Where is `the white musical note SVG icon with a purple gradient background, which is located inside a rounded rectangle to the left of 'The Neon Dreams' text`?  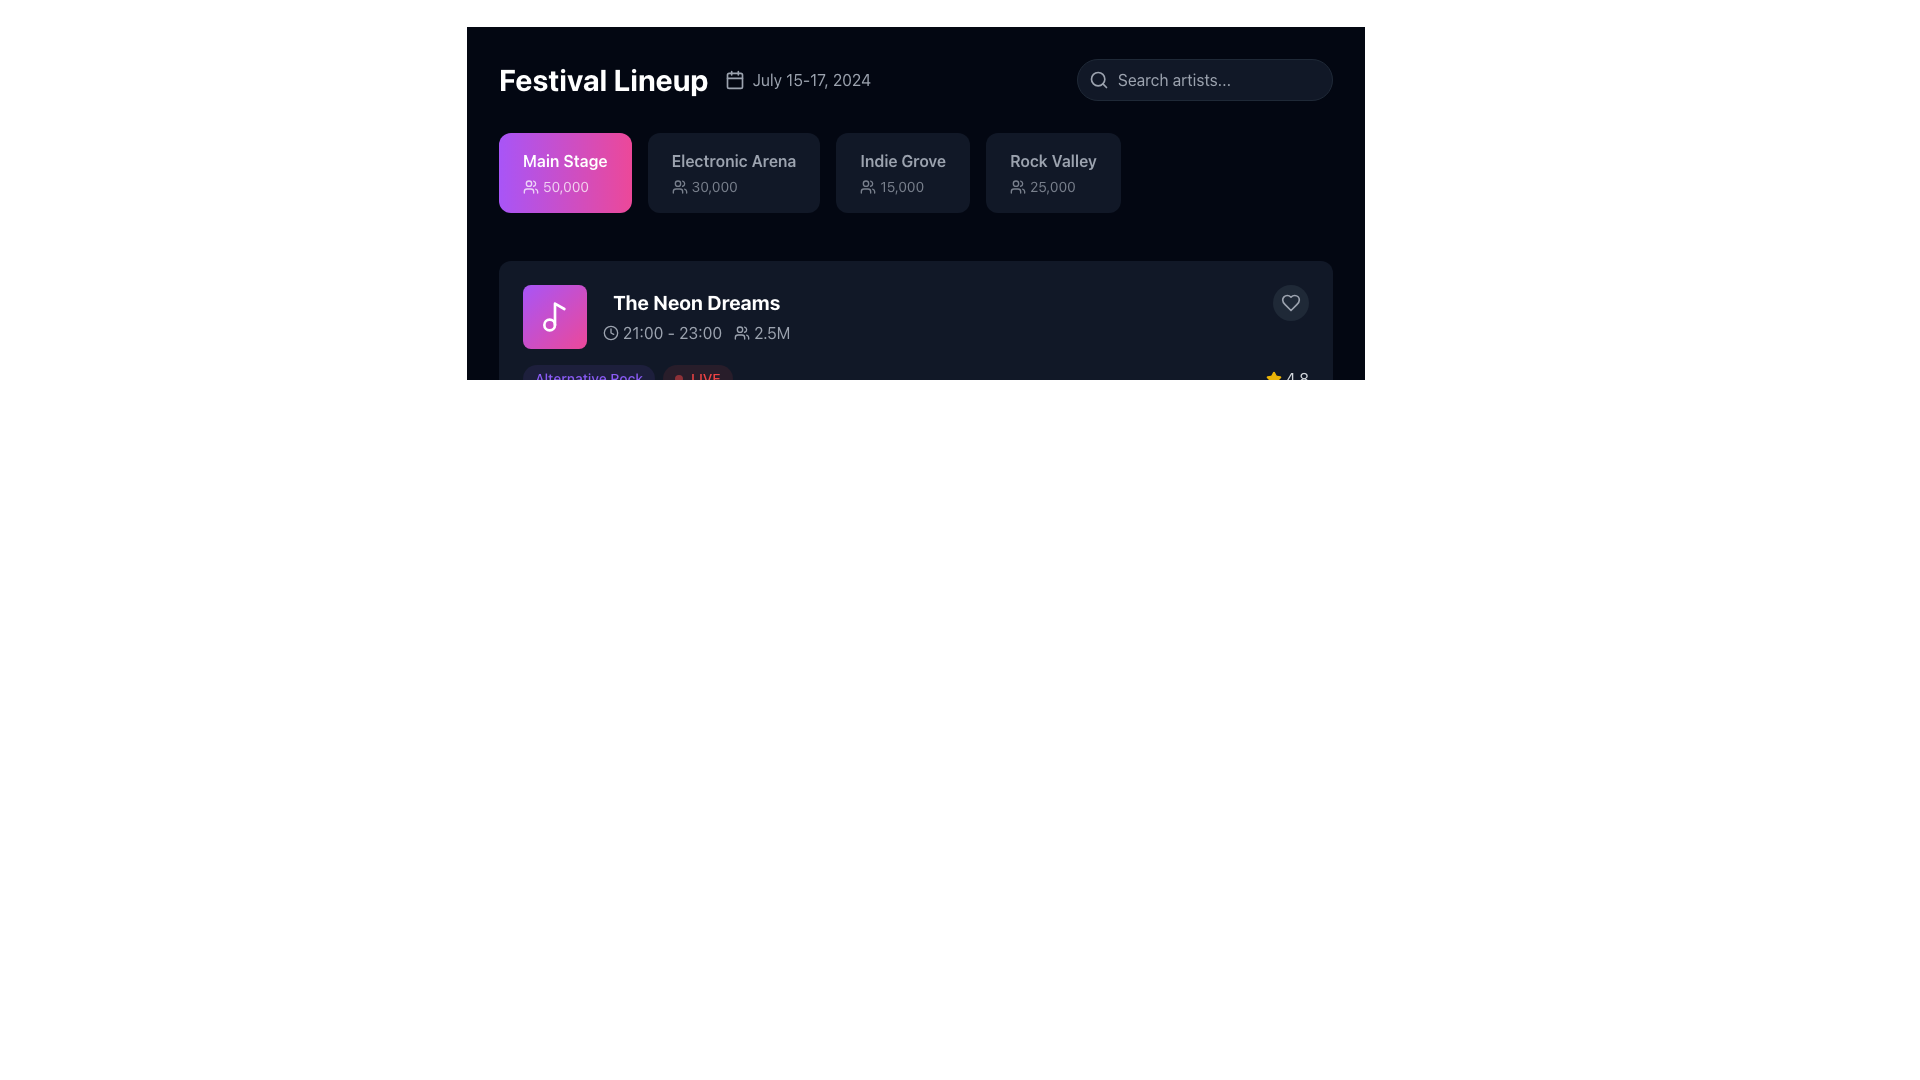 the white musical note SVG icon with a purple gradient background, which is located inside a rounded rectangle to the left of 'The Neon Dreams' text is located at coordinates (555, 315).